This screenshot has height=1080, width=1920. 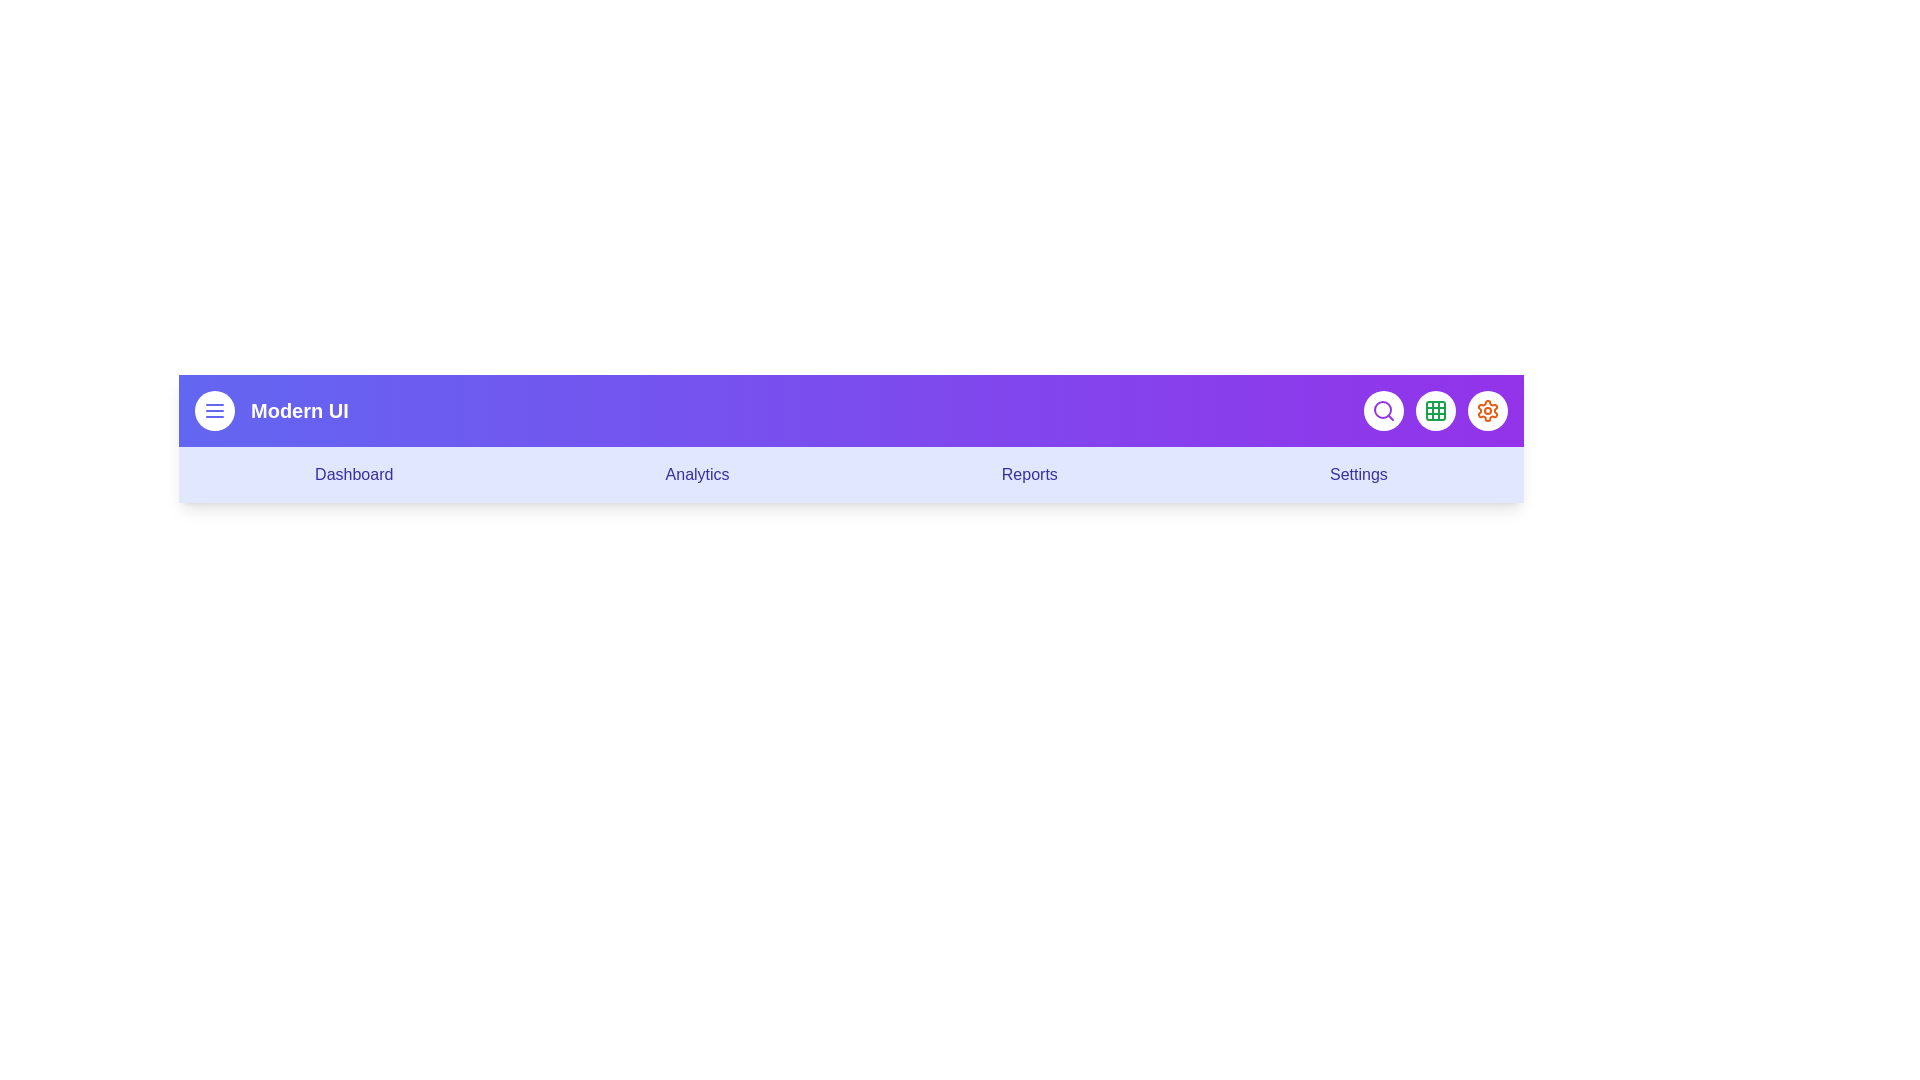 What do you see at coordinates (1029, 474) in the screenshot?
I see `the menu item corresponding to Reports` at bounding box center [1029, 474].